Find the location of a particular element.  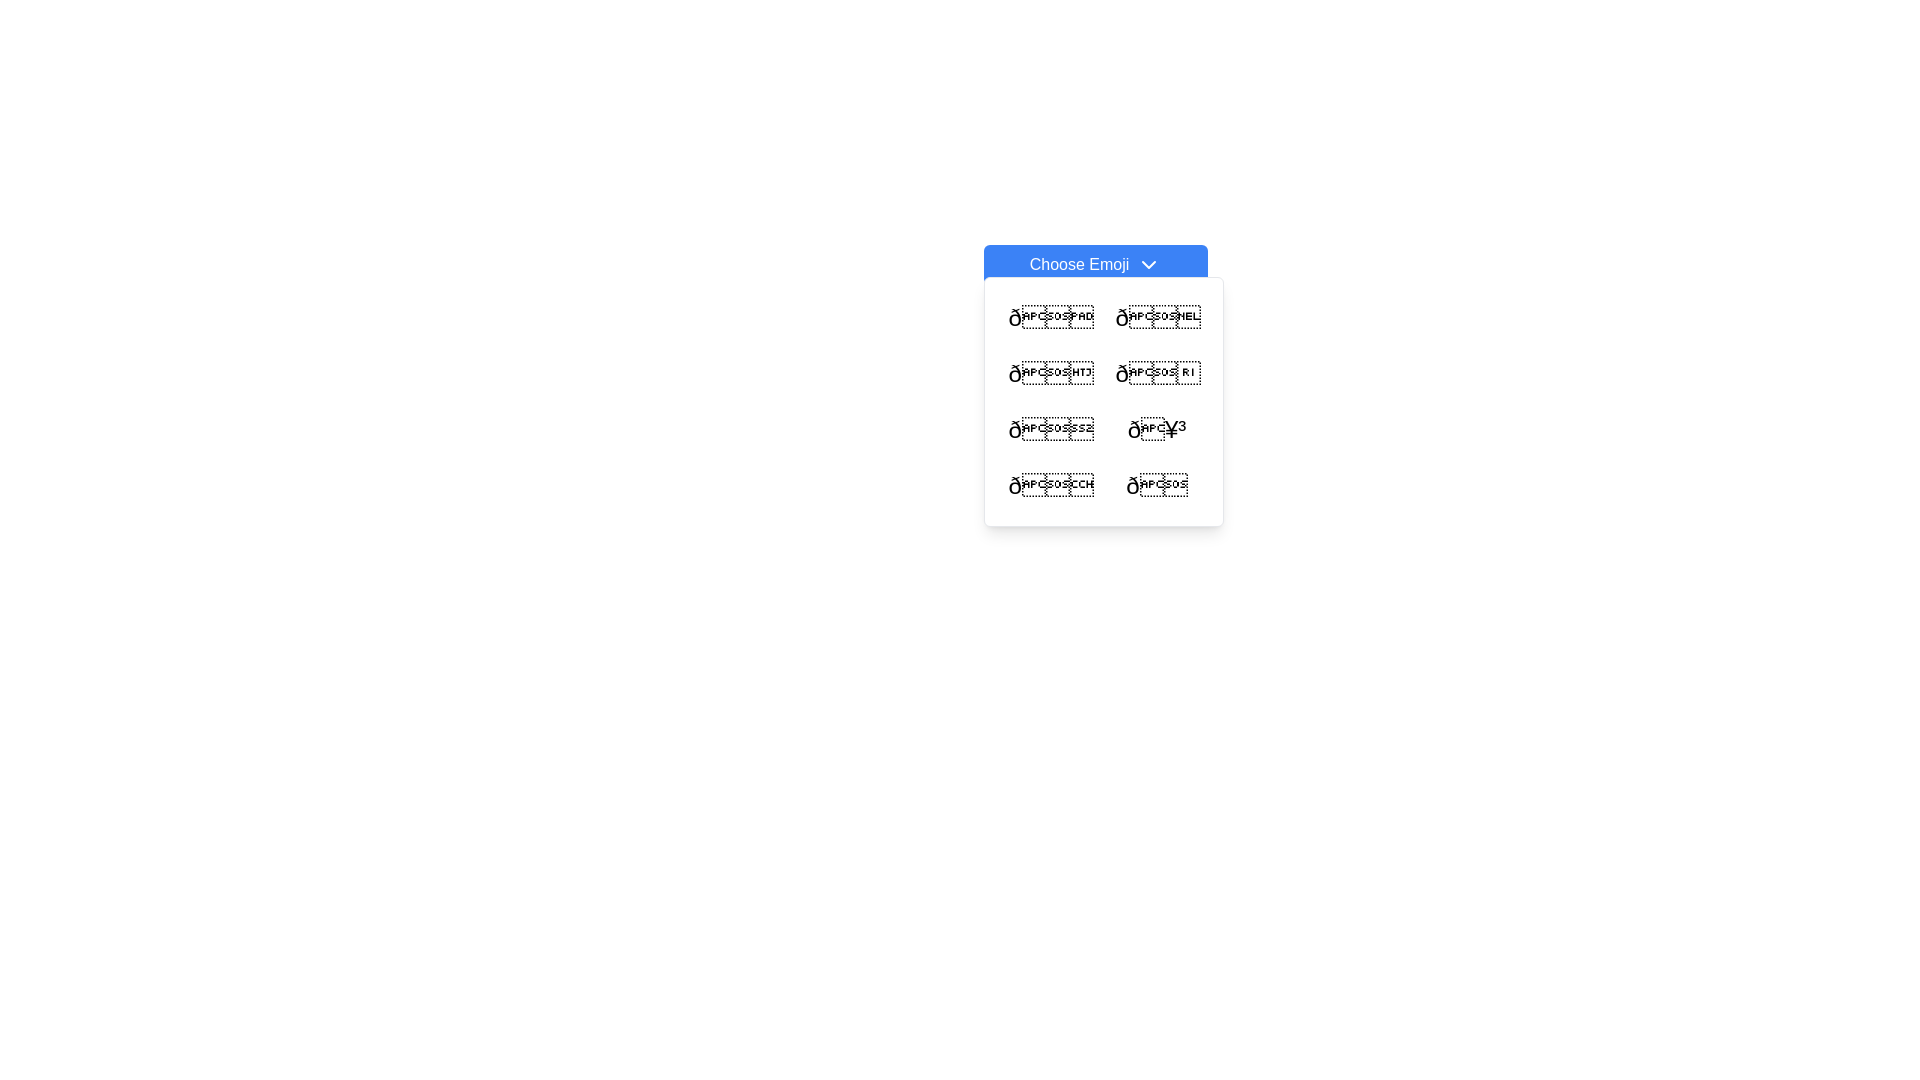

the emoji selection button located at the top of the interface to observe interactive styling changes is located at coordinates (1094, 264).